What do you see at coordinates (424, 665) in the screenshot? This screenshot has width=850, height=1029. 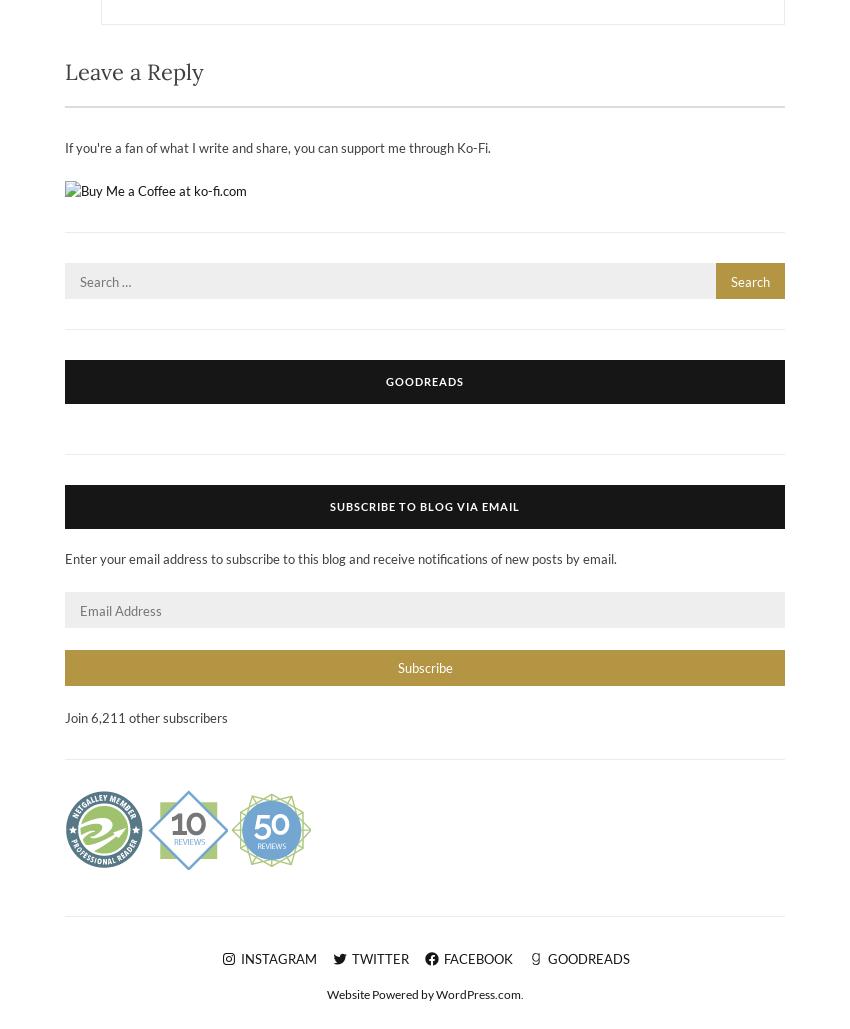 I see `'Subscribe'` at bounding box center [424, 665].